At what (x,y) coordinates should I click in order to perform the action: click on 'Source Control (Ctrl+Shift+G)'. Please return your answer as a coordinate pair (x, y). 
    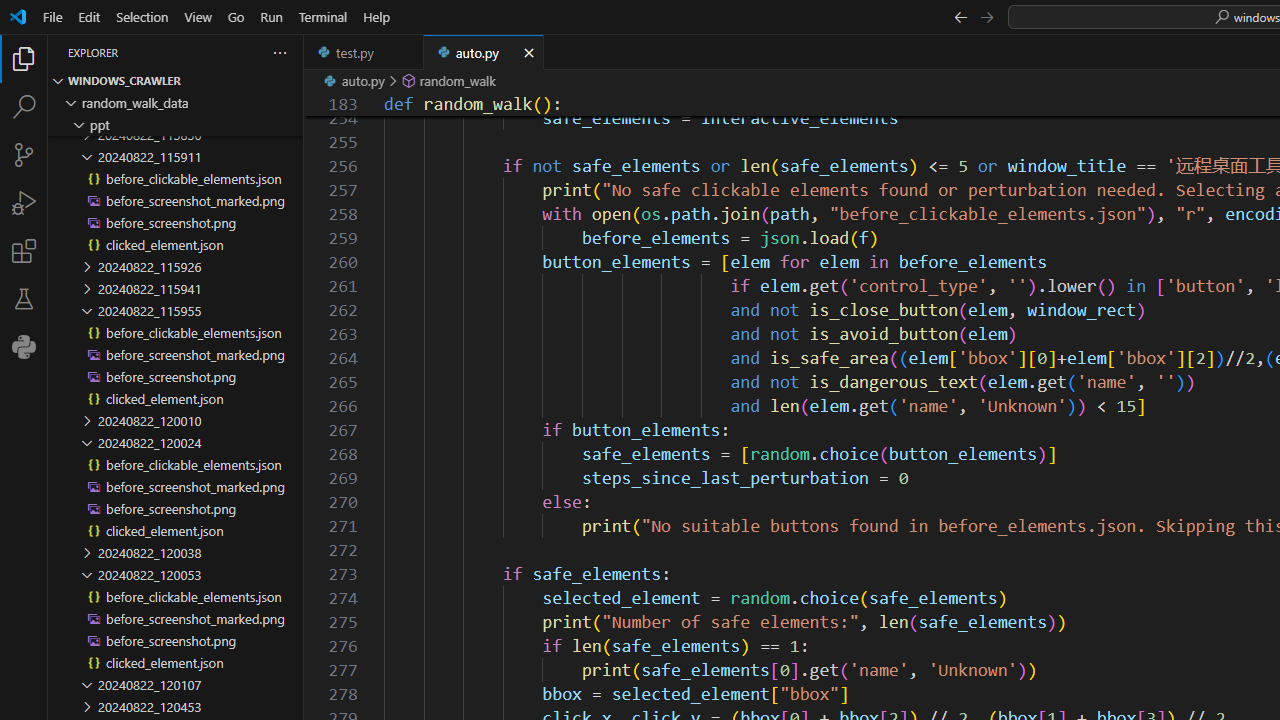
    Looking at the image, I should click on (24, 154).